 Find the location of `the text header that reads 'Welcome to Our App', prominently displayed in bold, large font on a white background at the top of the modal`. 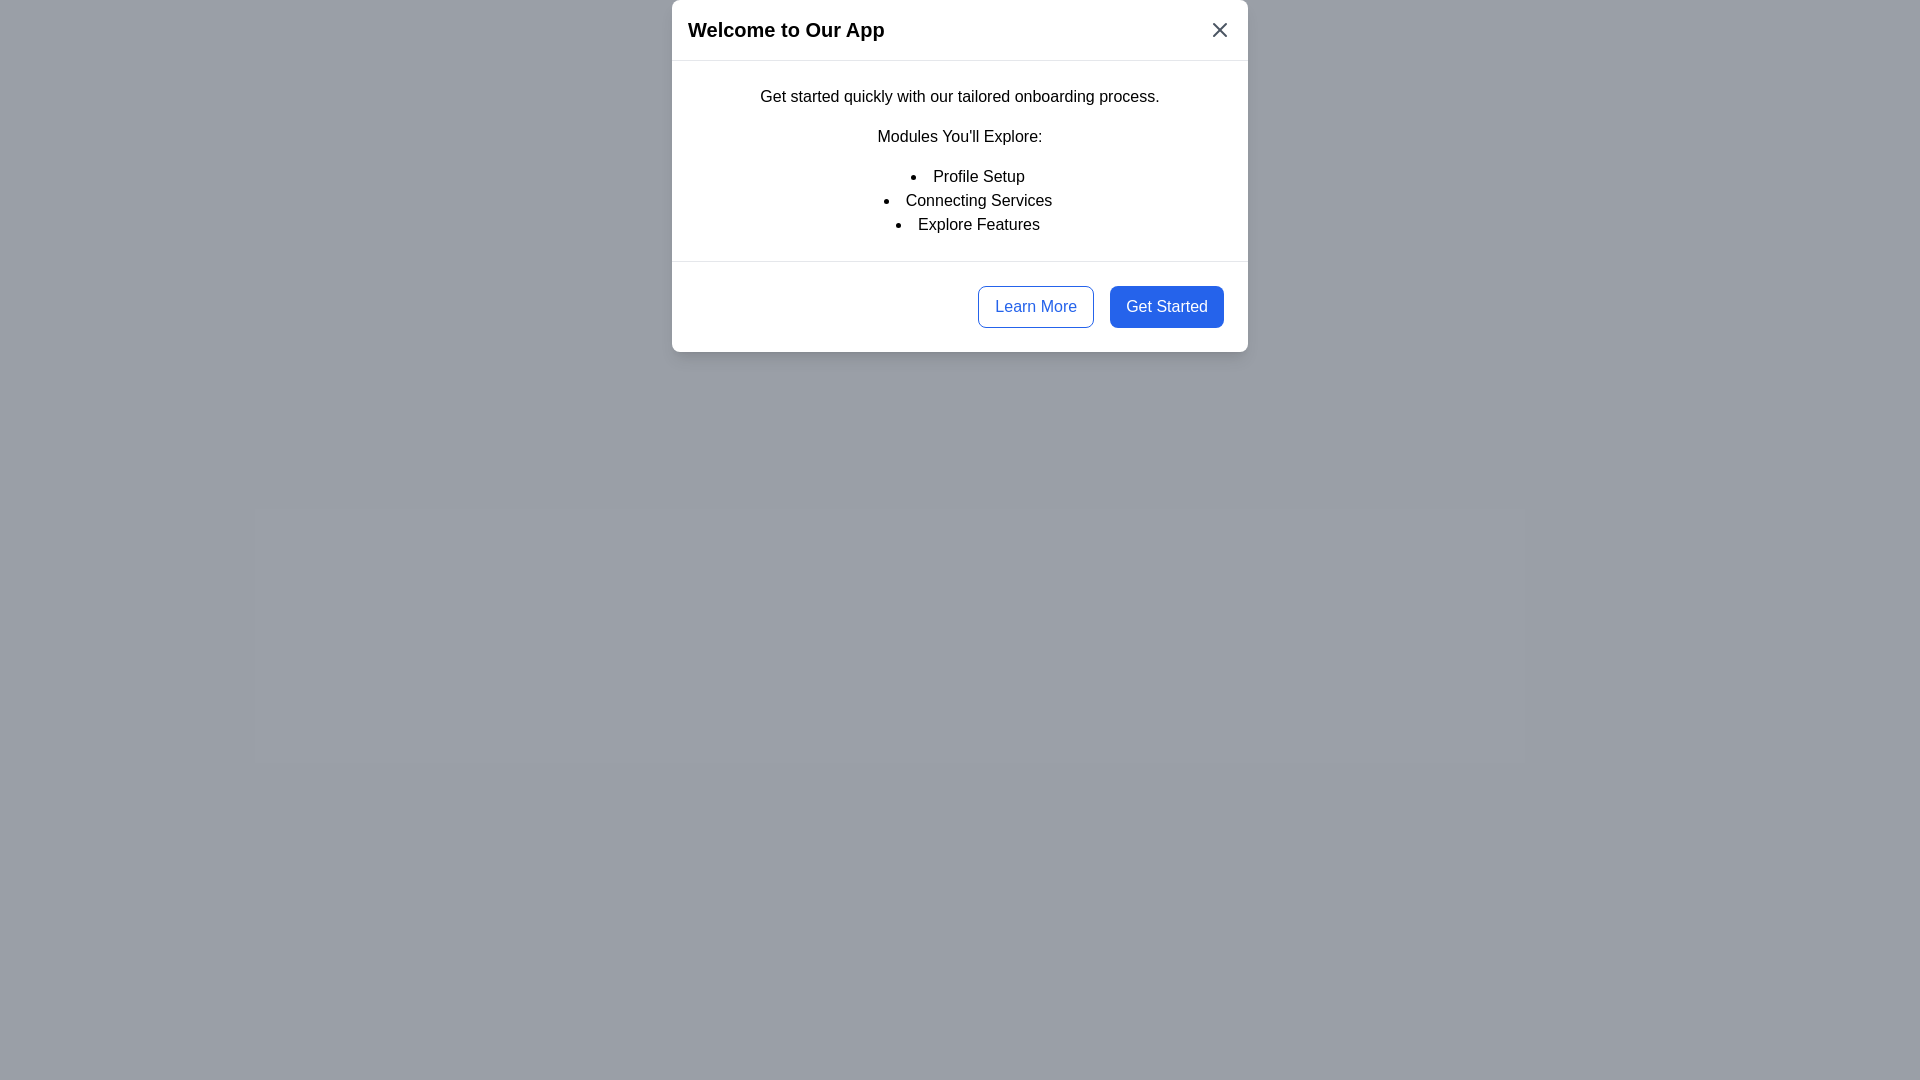

the text header that reads 'Welcome to Our App', prominently displayed in bold, large font on a white background at the top of the modal is located at coordinates (785, 30).